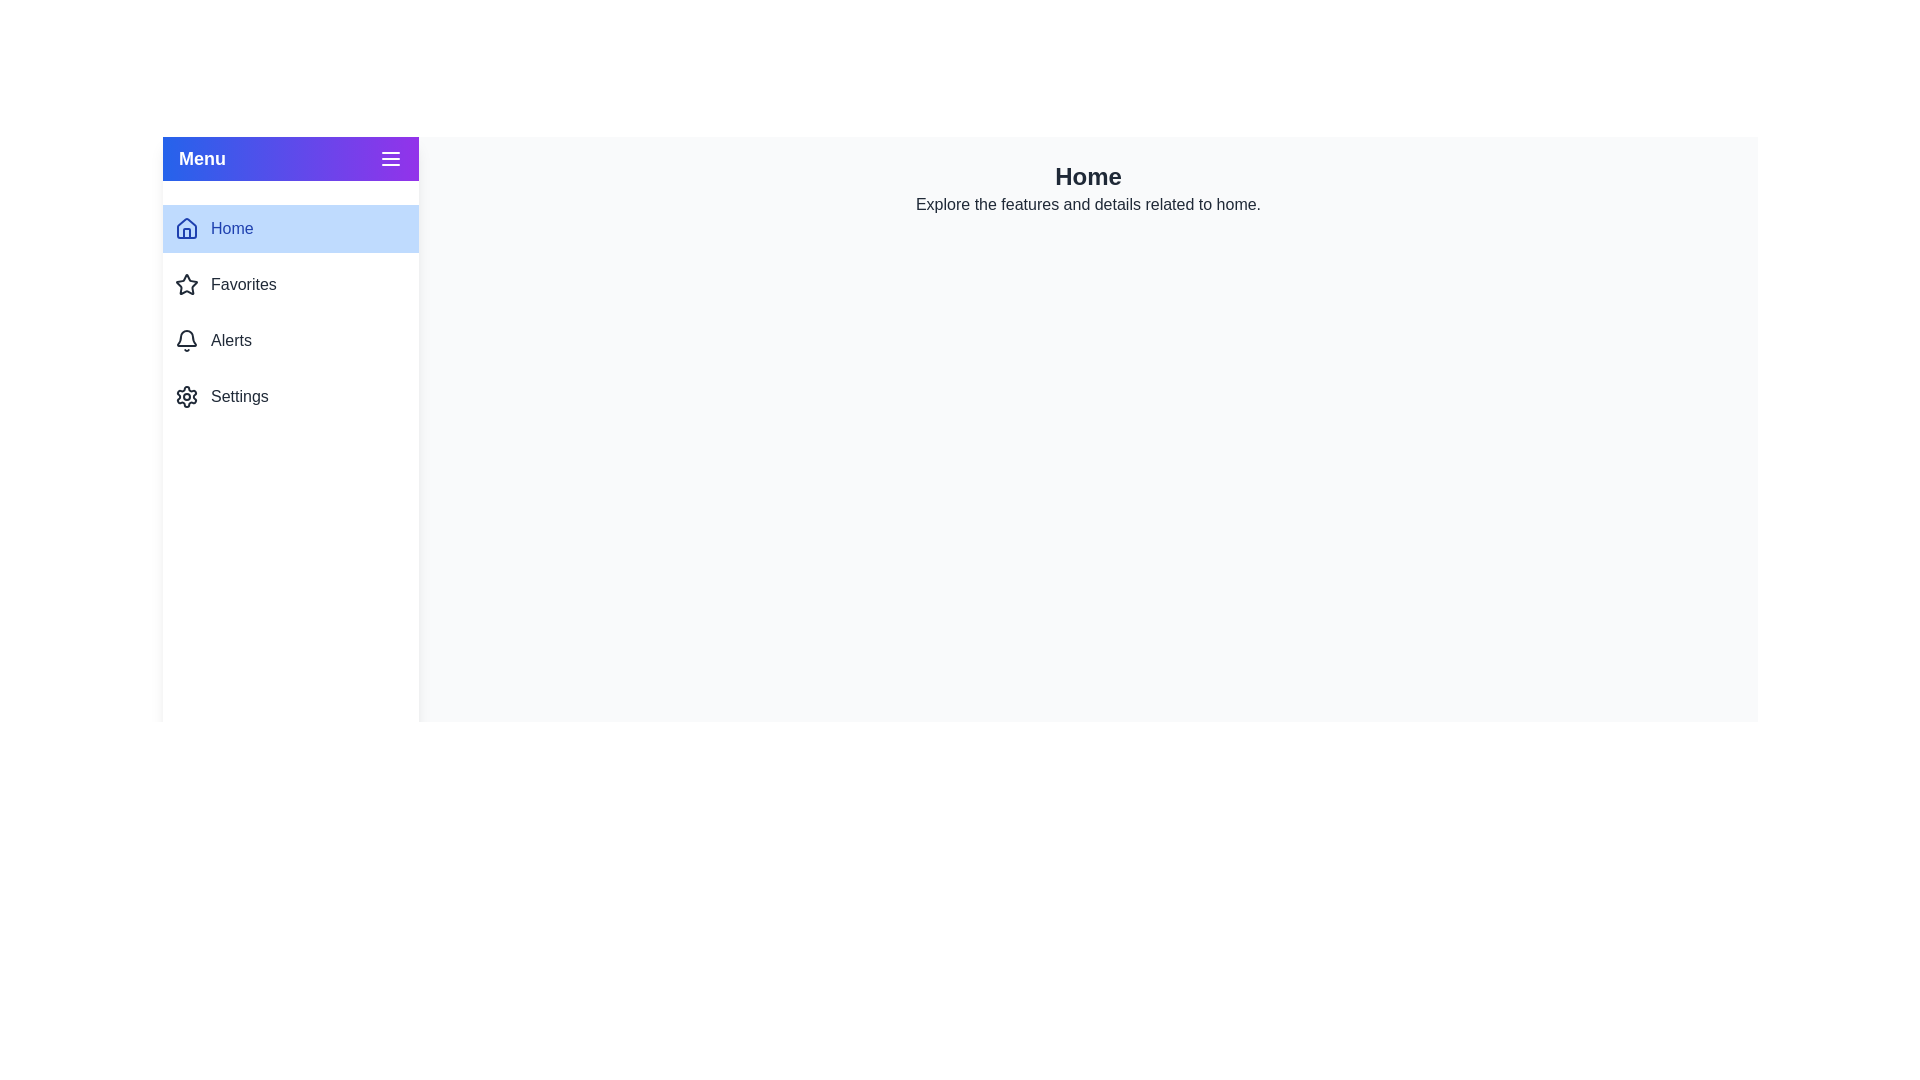 This screenshot has height=1080, width=1920. What do you see at coordinates (187, 226) in the screenshot?
I see `the small house-shaped icon located in the left-hand navigation menu next to the 'Home' label, which is part of the highlighted 'Home' menu item with a blue background` at bounding box center [187, 226].